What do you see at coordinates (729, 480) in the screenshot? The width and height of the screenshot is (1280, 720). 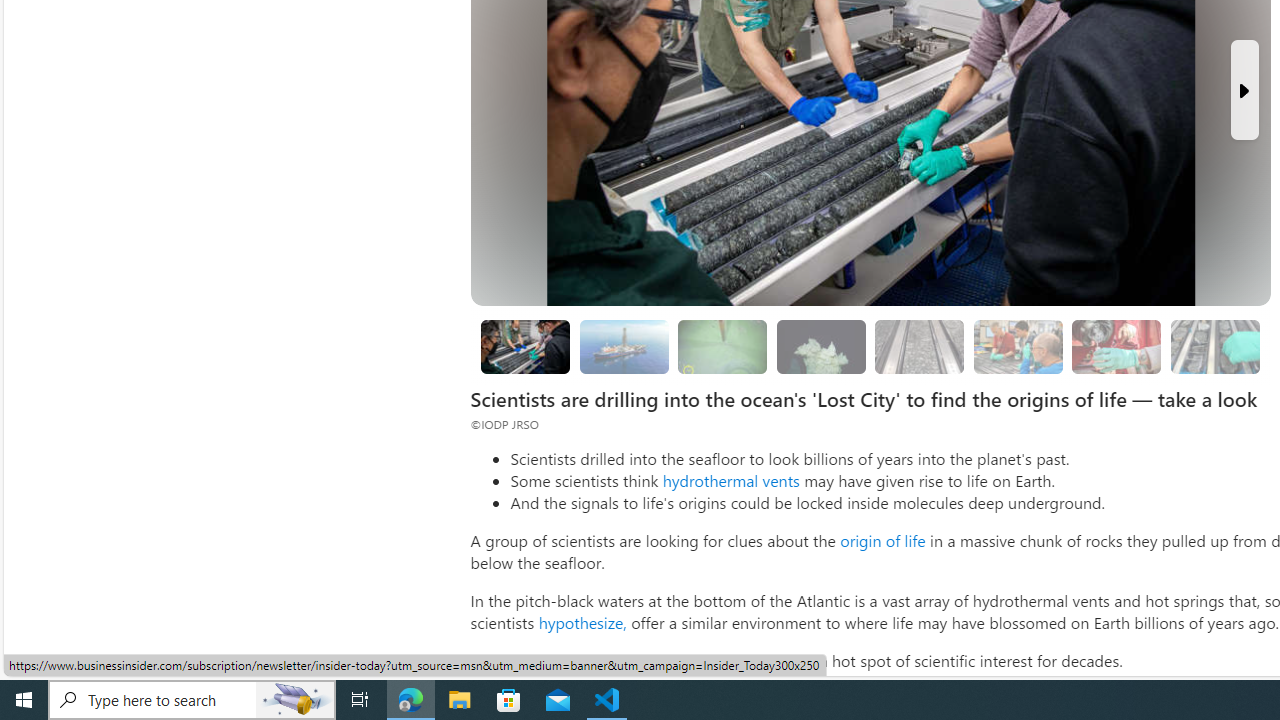 I see `'hydrothermal vents'` at bounding box center [729, 480].